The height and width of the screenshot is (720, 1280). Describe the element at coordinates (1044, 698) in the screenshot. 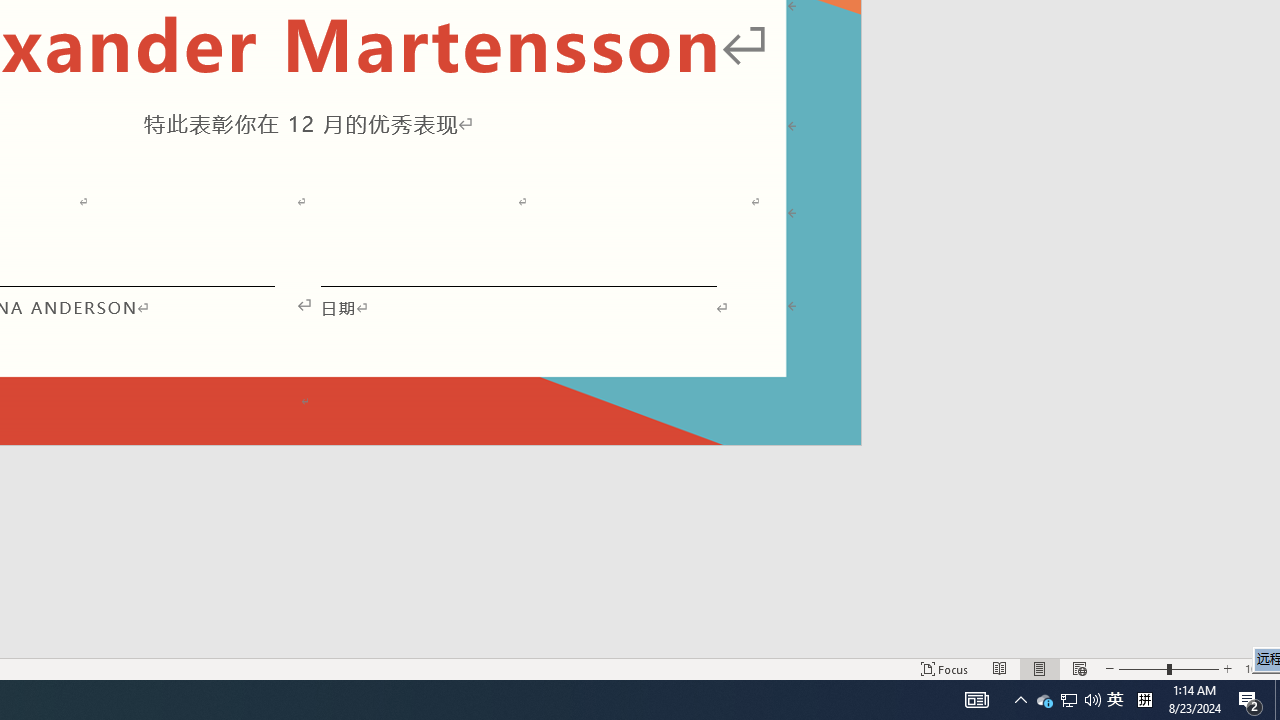

I see `'User Promoted Notification Area'` at that location.